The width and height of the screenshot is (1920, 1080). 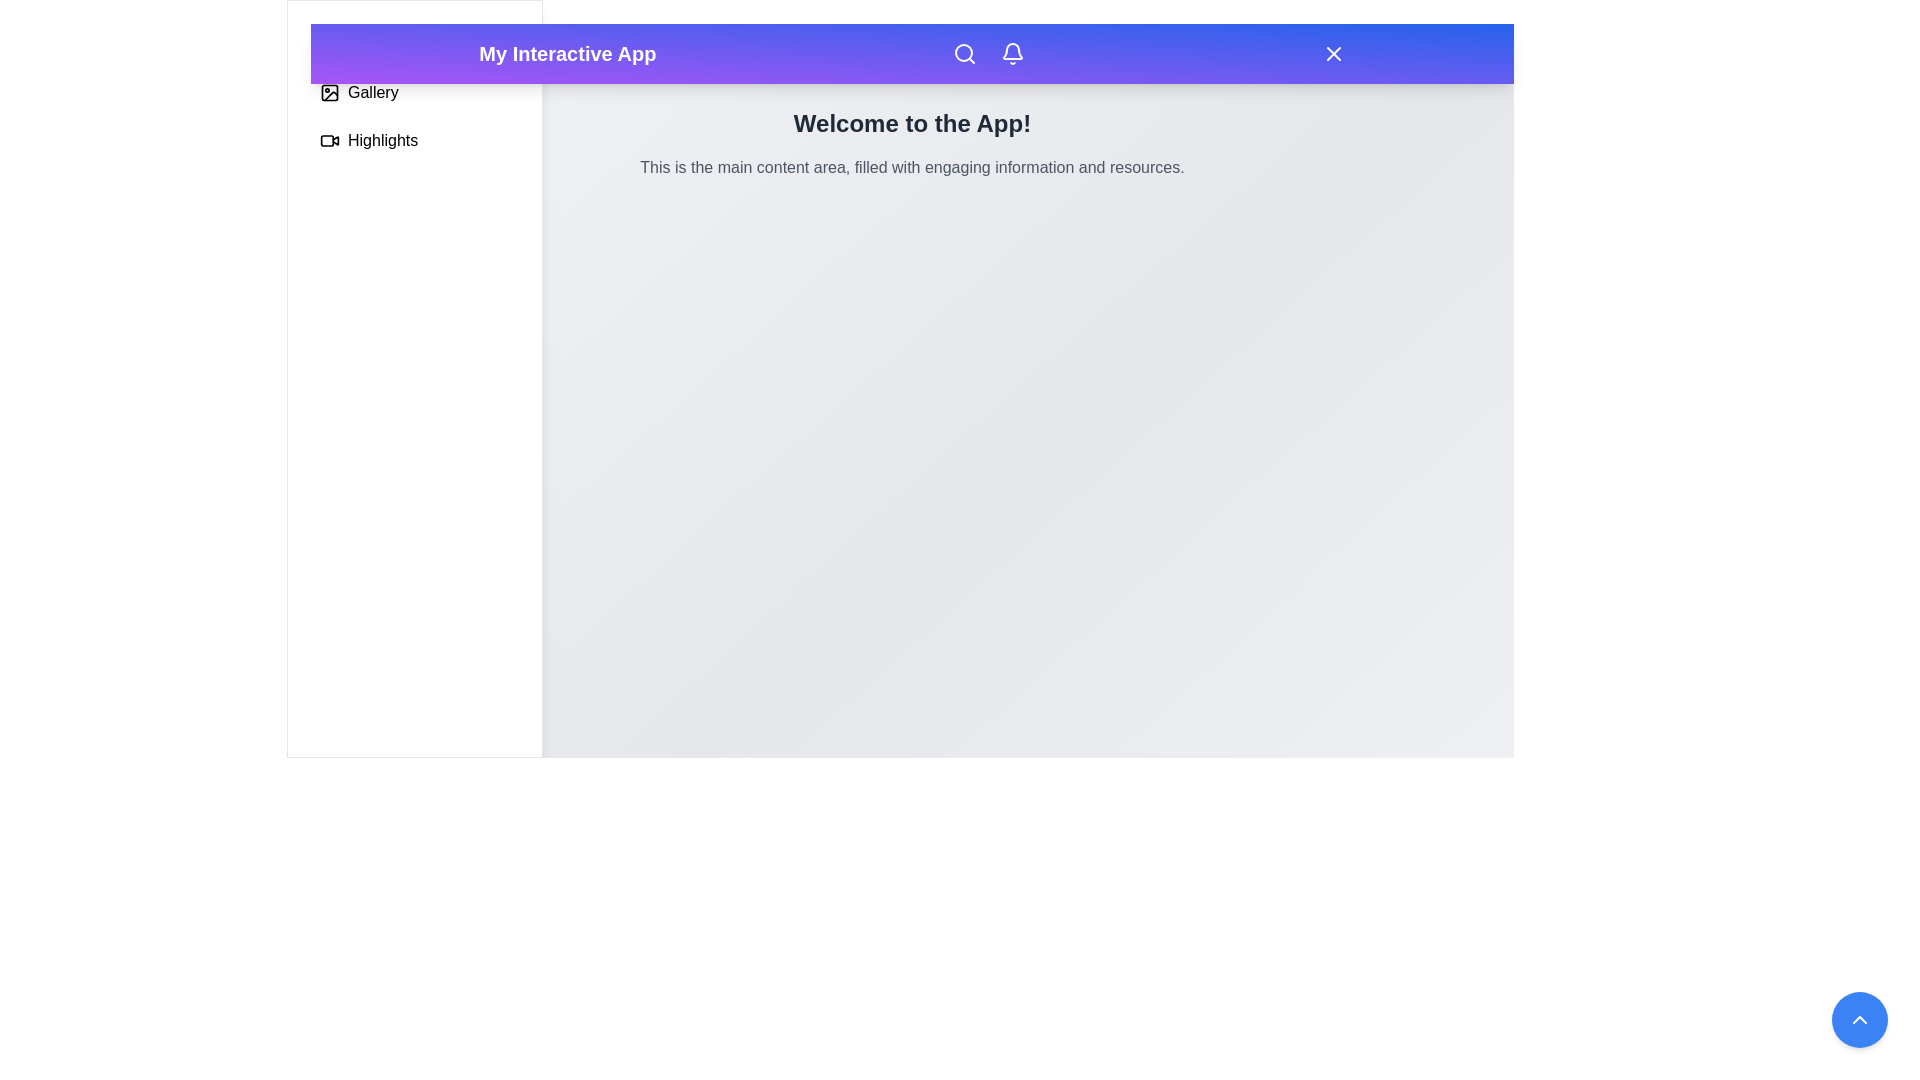 I want to click on the circular portion of the magnifying glass icon located in the top navigation bar, positioned between the logo and other icons, so click(x=964, y=52).